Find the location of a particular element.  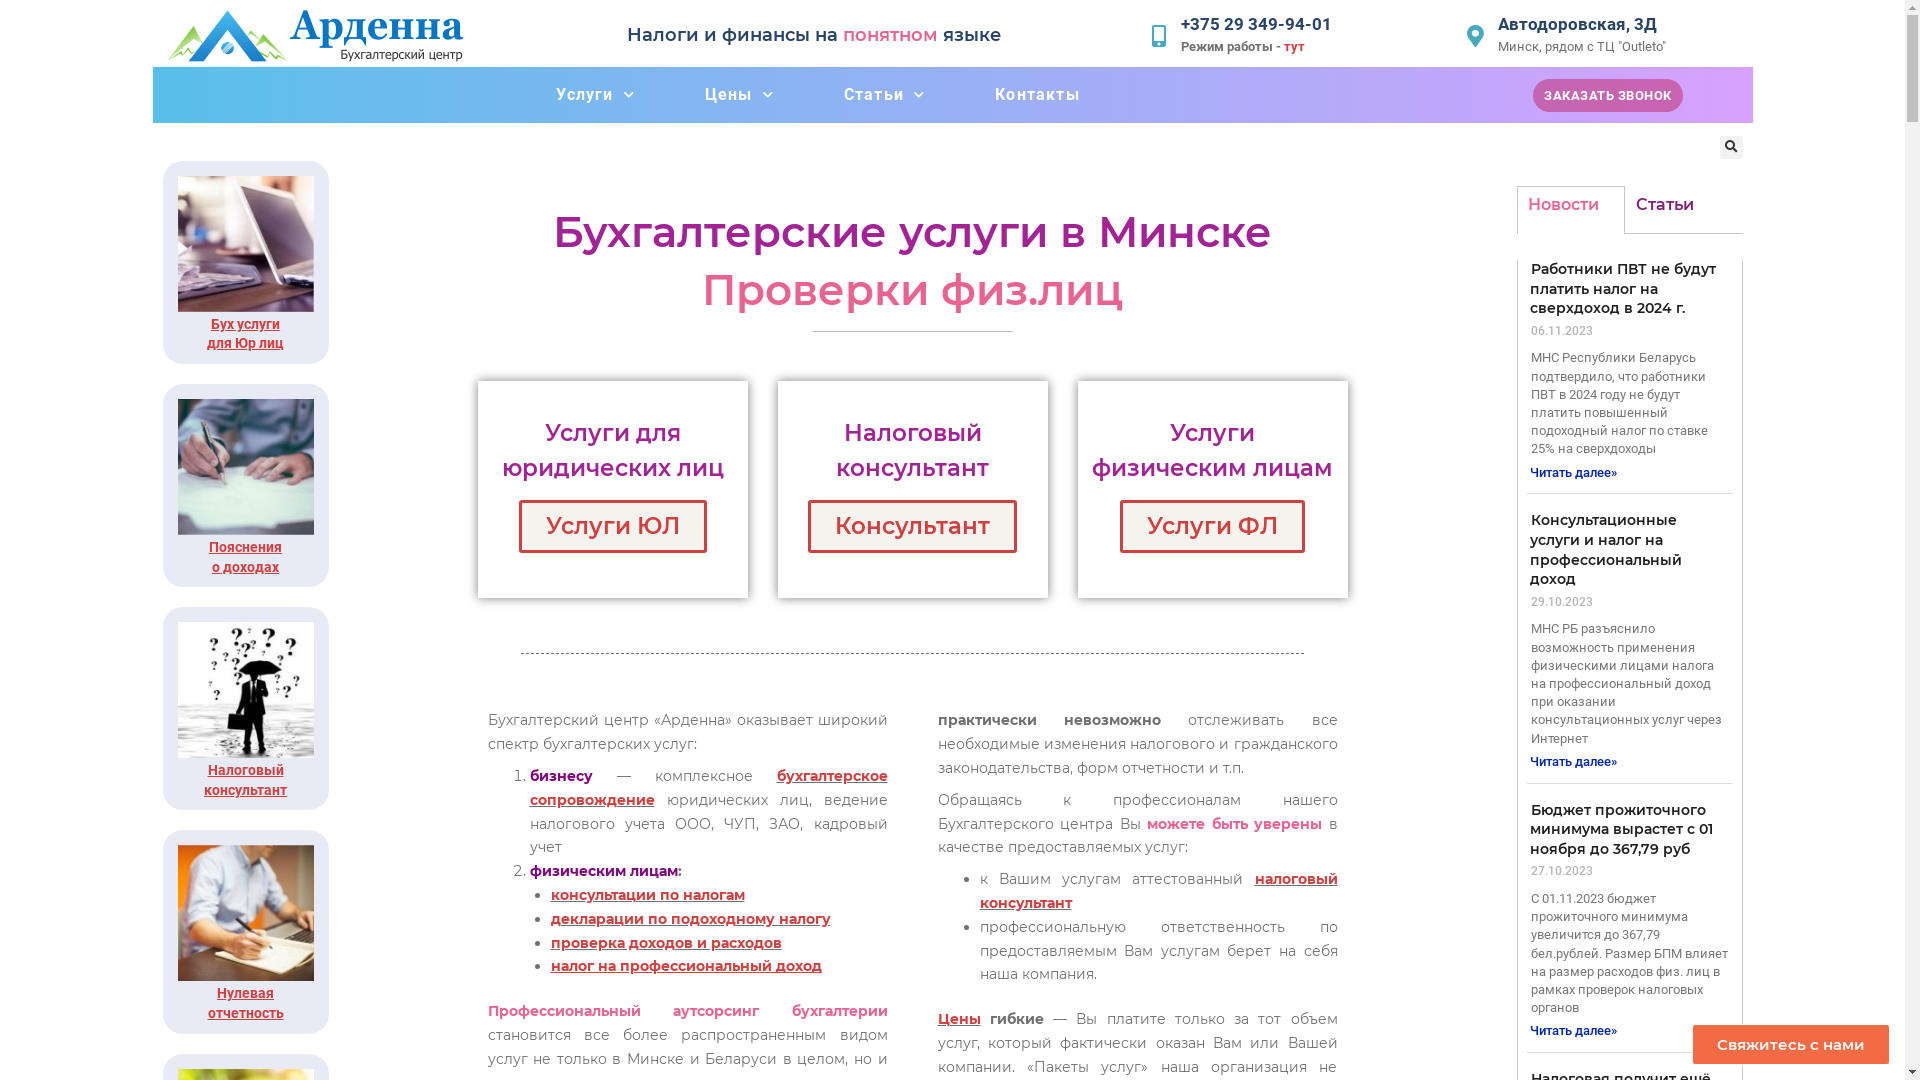

'+375 29 349-94-01' is located at coordinates (1255, 23).